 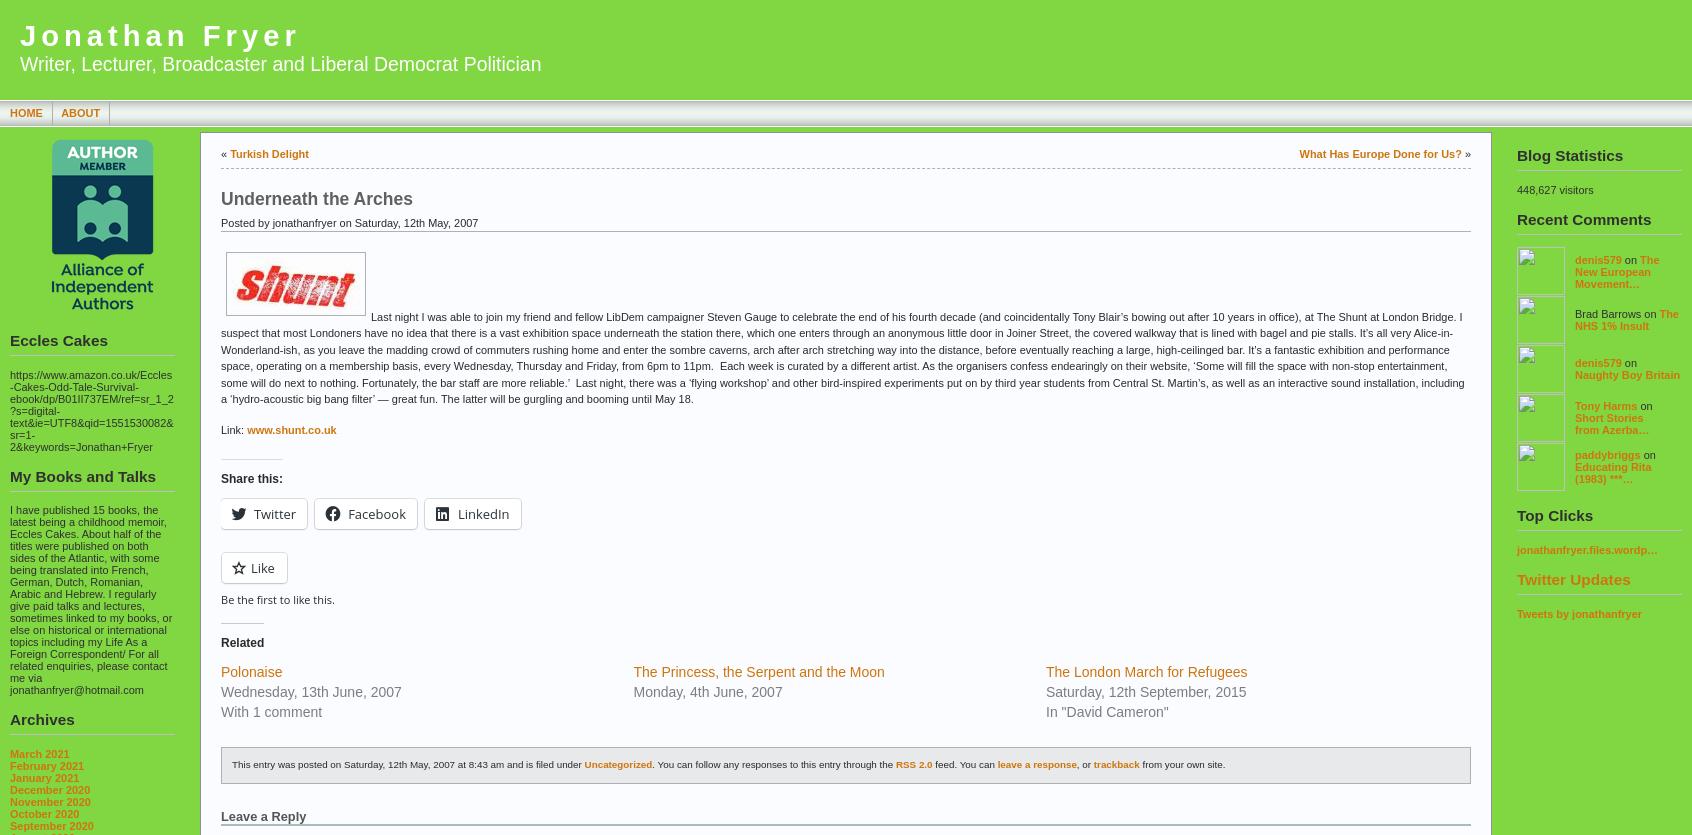 What do you see at coordinates (1616, 270) in the screenshot?
I see `'The New European Movement…'` at bounding box center [1616, 270].